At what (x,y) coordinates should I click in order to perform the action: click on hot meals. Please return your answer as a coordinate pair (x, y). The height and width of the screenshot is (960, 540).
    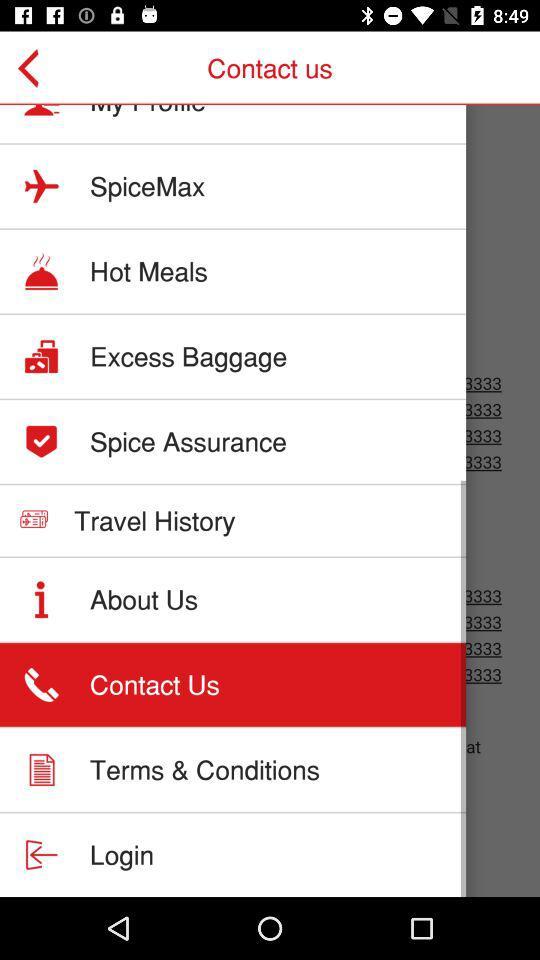
    Looking at the image, I should click on (147, 270).